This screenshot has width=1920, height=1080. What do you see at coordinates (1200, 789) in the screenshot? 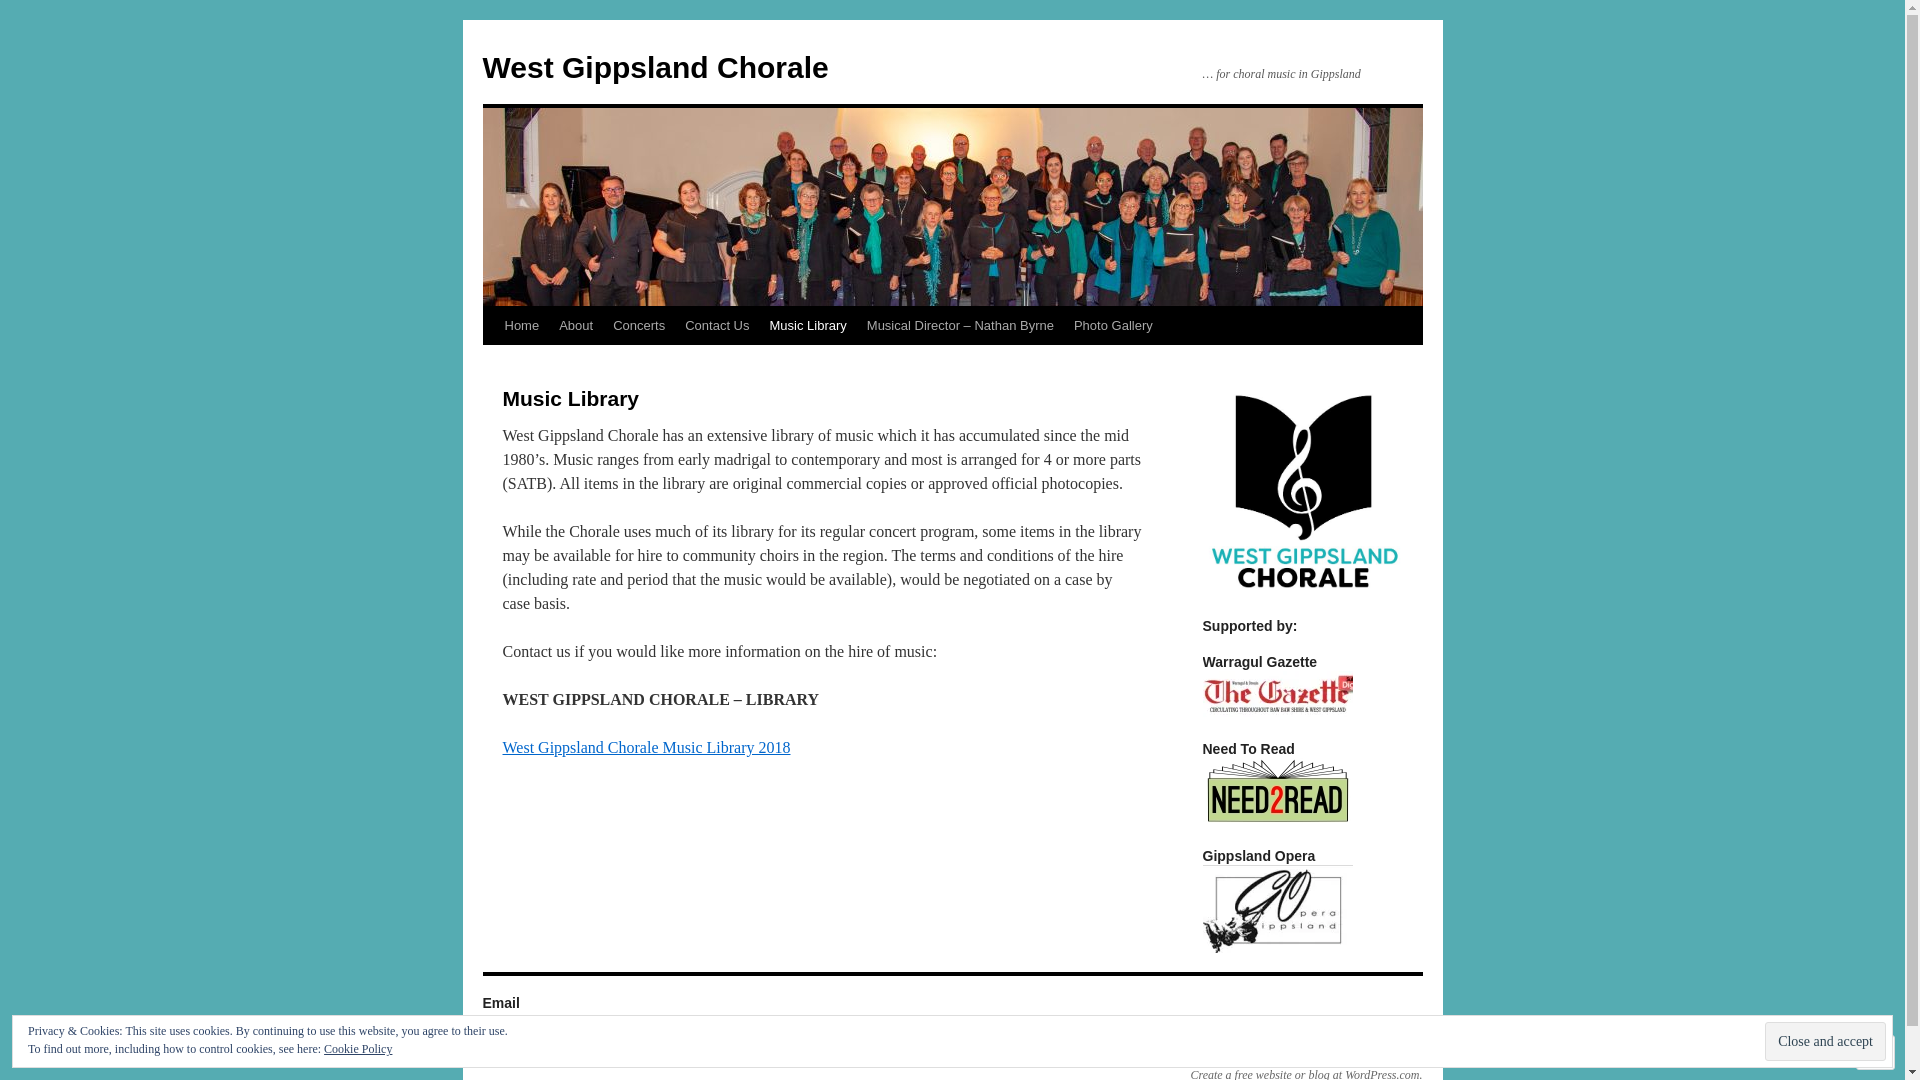
I see `'Need 2 Read'` at bounding box center [1200, 789].